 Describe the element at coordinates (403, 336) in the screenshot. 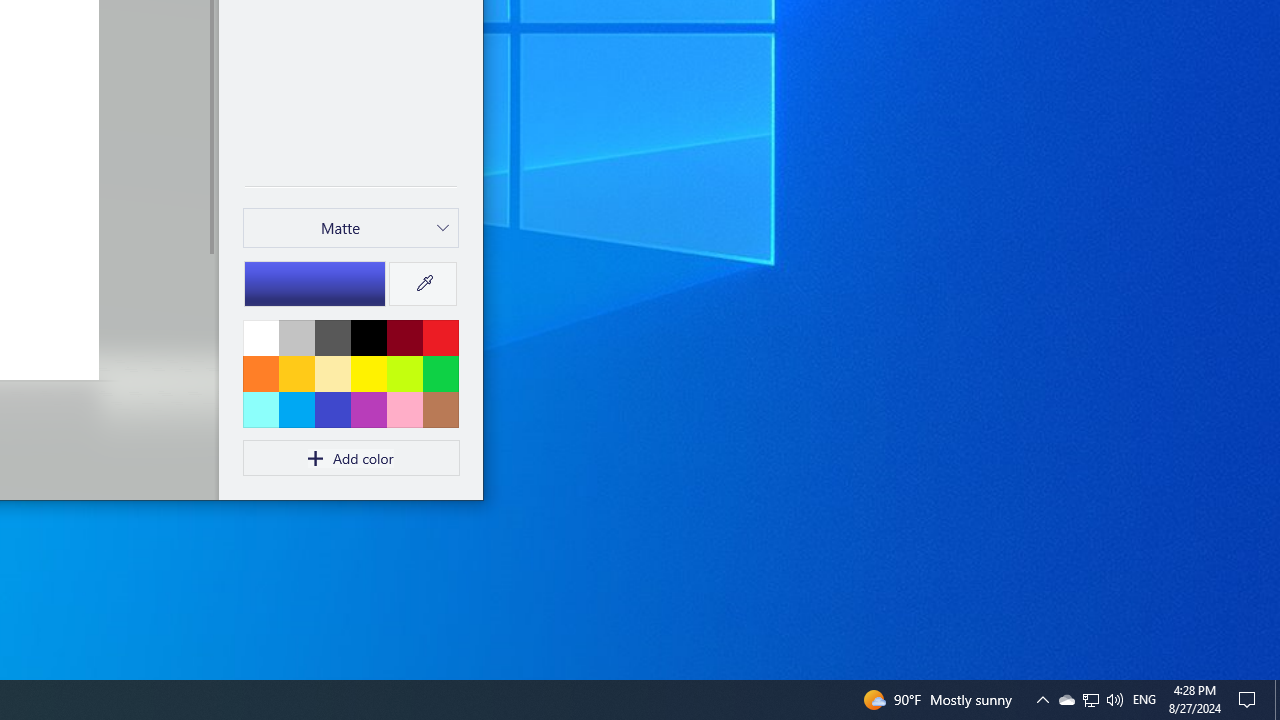

I see `'Dark red'` at that location.